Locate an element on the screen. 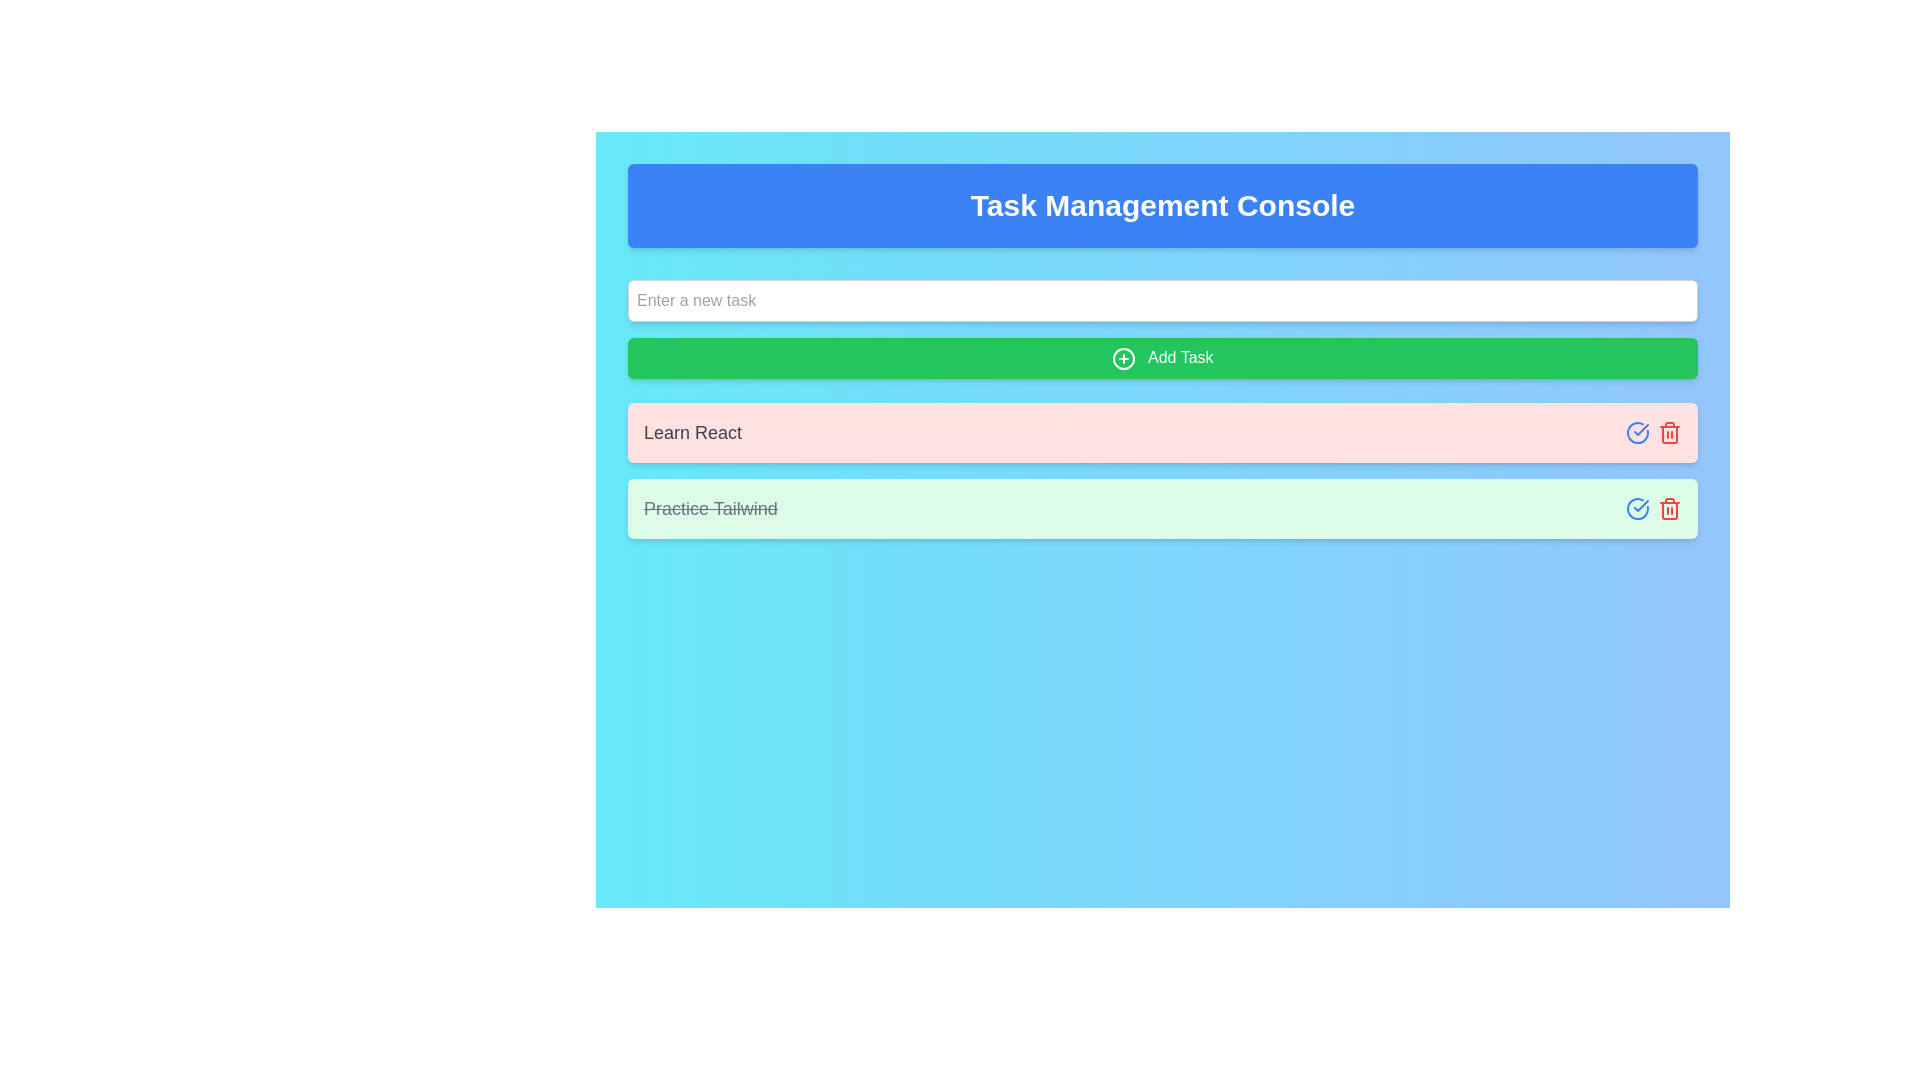  the button located to the far right of the 'Practice Tailwind' task item to mark the task as completed is located at coordinates (1637, 507).